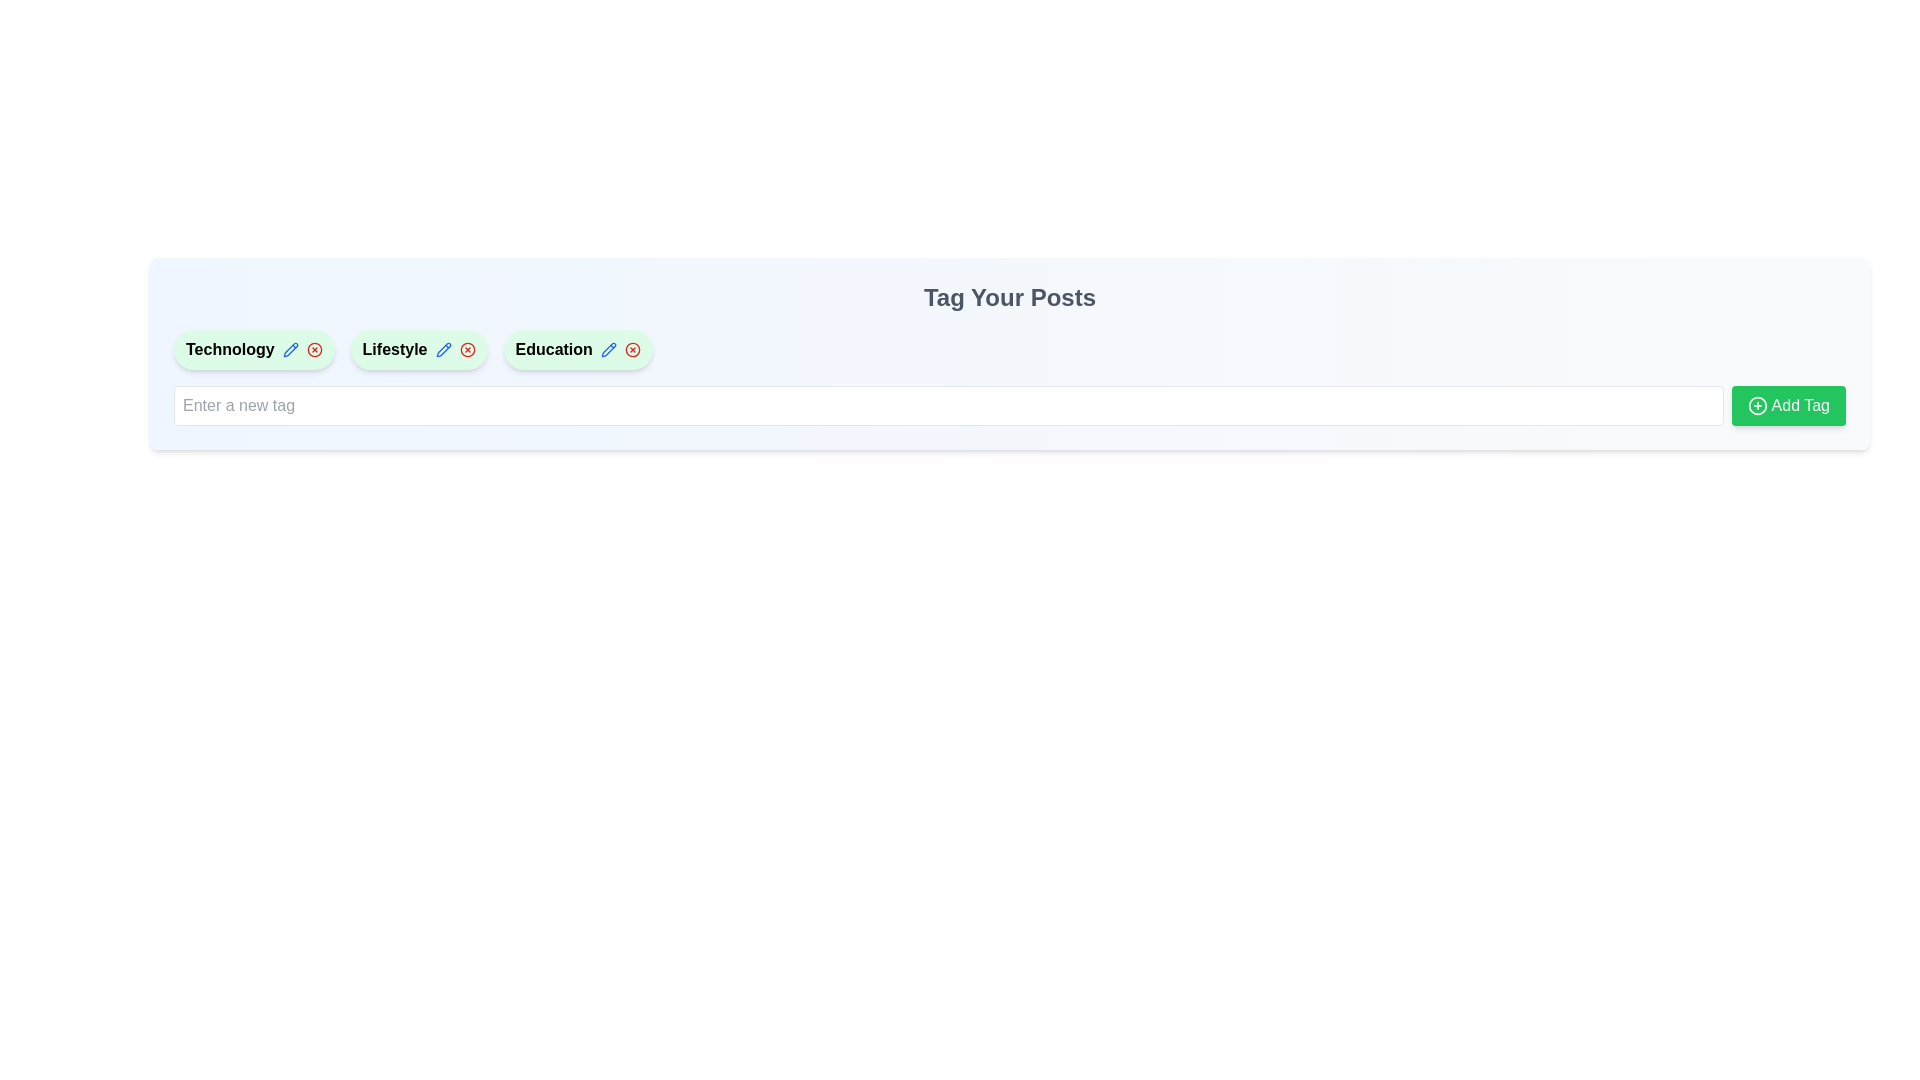 The height and width of the screenshot is (1080, 1920). What do you see at coordinates (289, 349) in the screenshot?
I see `the edit icon located to the right of the 'Education' tag label` at bounding box center [289, 349].